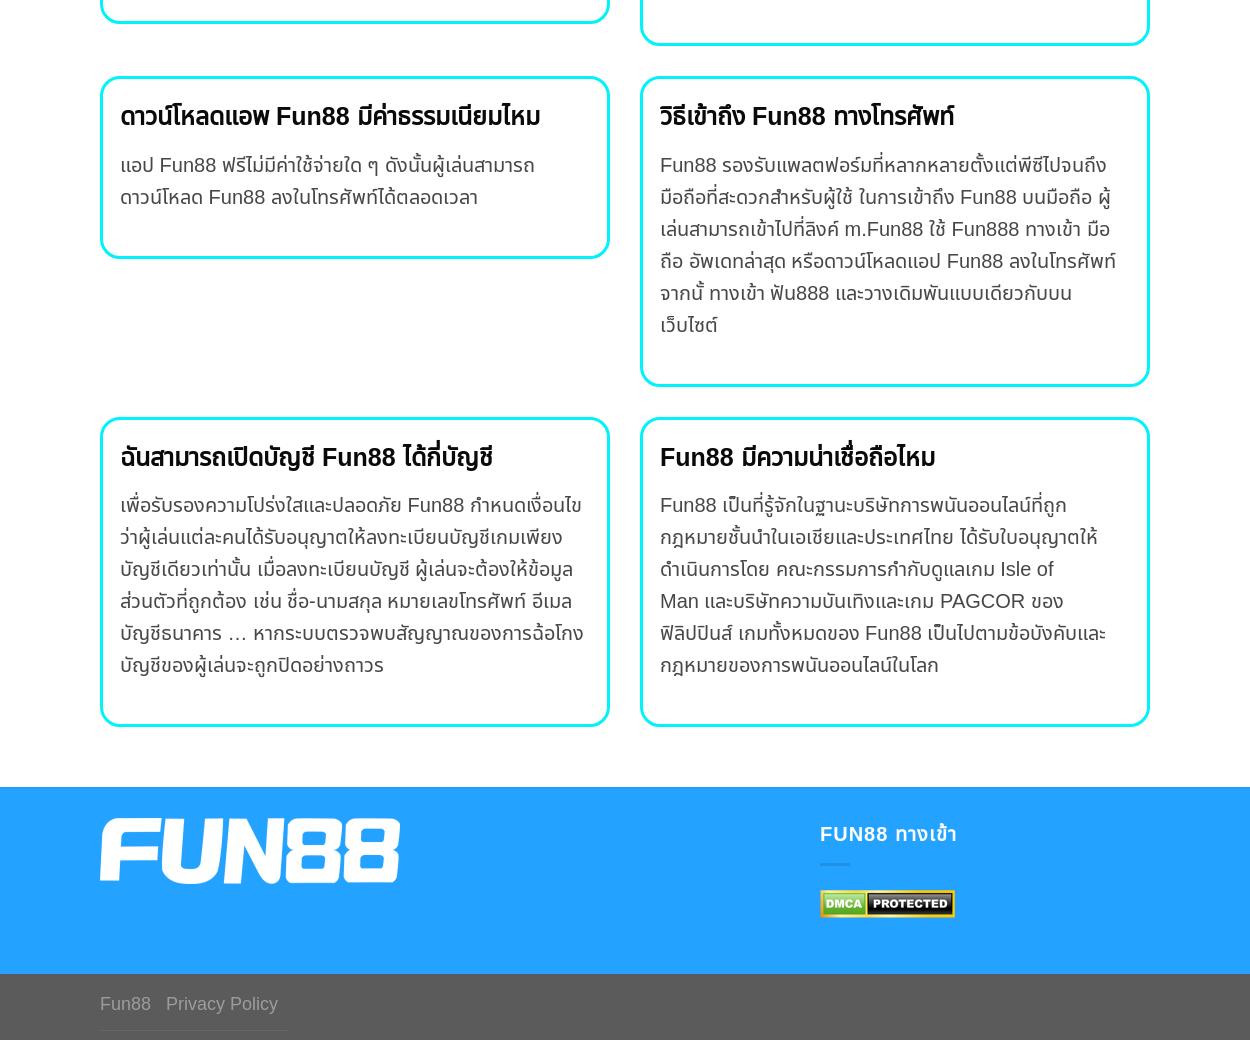 This screenshot has height=1040, width=1250. What do you see at coordinates (885, 196) in the screenshot?
I see `'Fun88 รองรับแพลตฟอร์มที่หลากหลายตั้งแต่พีซีไปจนถึงมือถือที่สะดวกสำหรับผู้ใช้ ในการเข้าถึง Fun88 บนมือถือ ผู้เล่นสามารถเข้าไปที่ลิงค์'` at bounding box center [885, 196].